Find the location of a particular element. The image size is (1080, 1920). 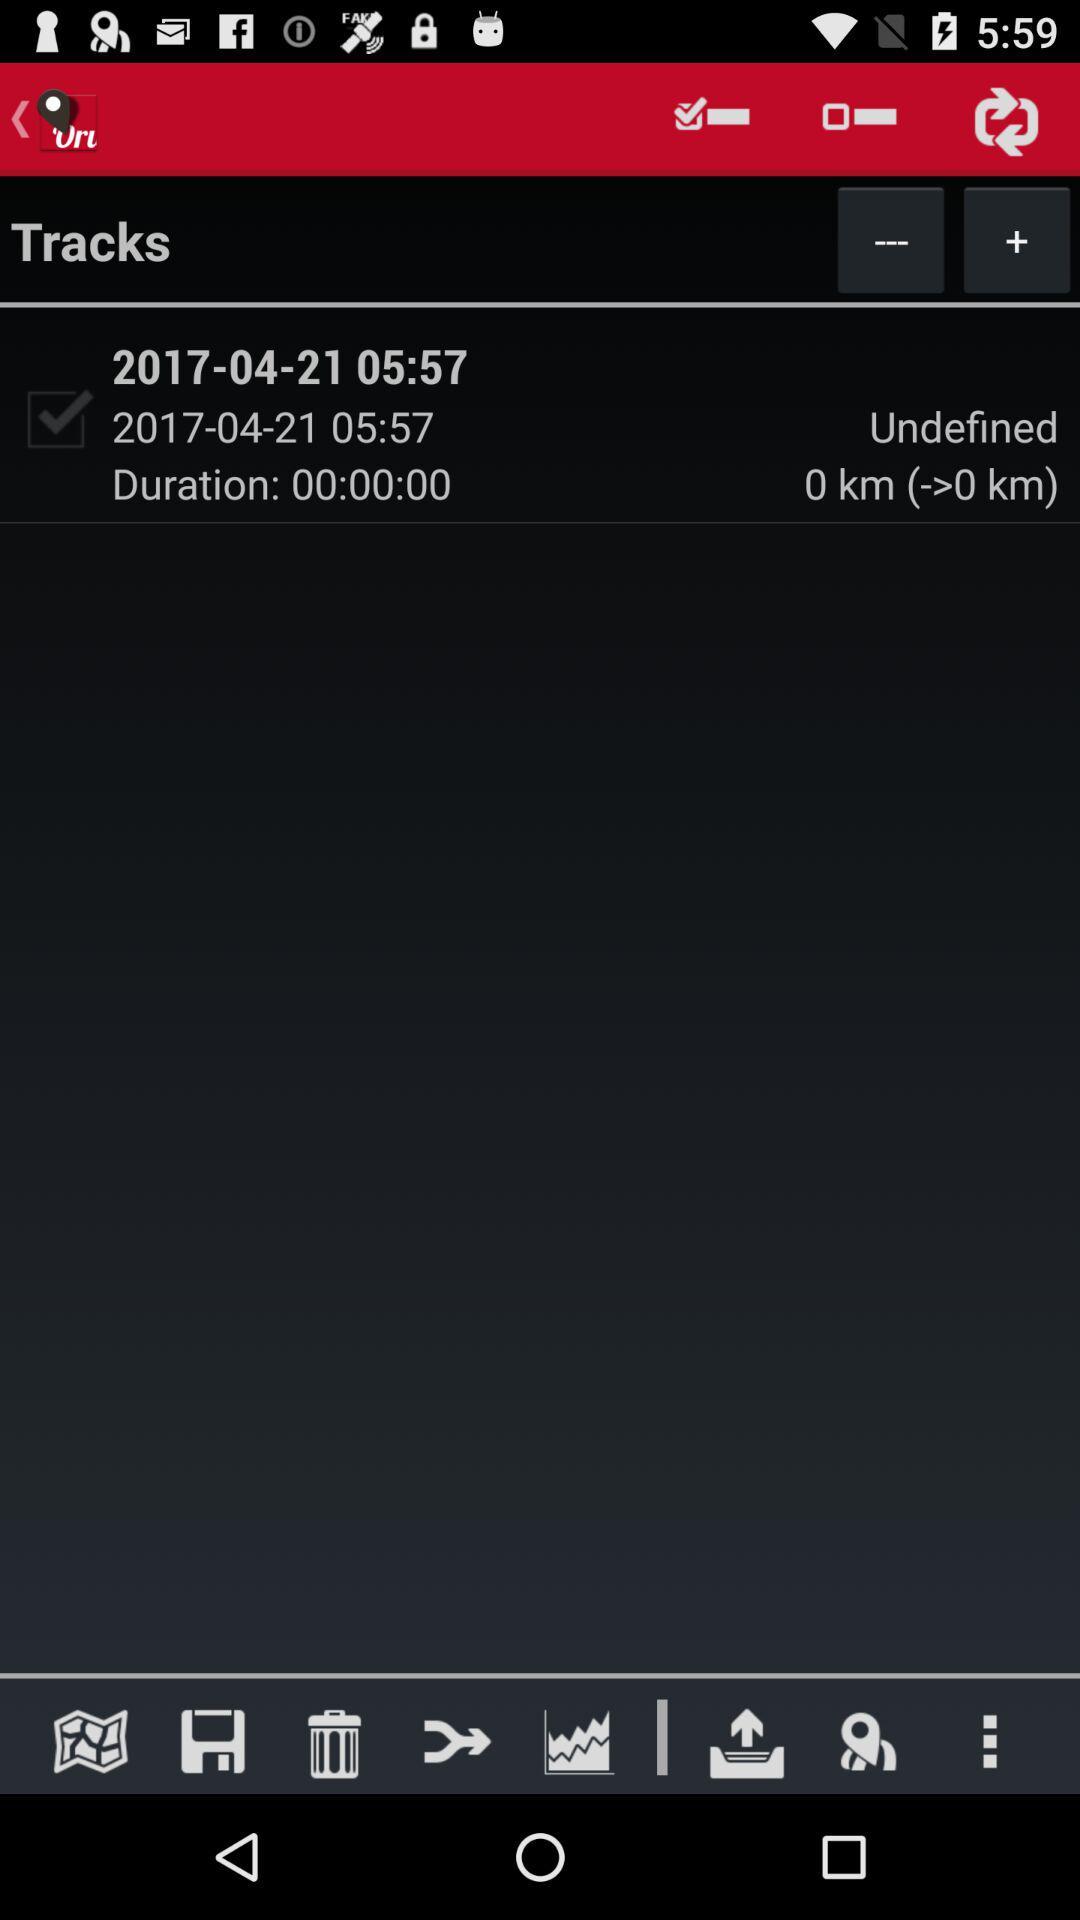

map is located at coordinates (90, 1740).